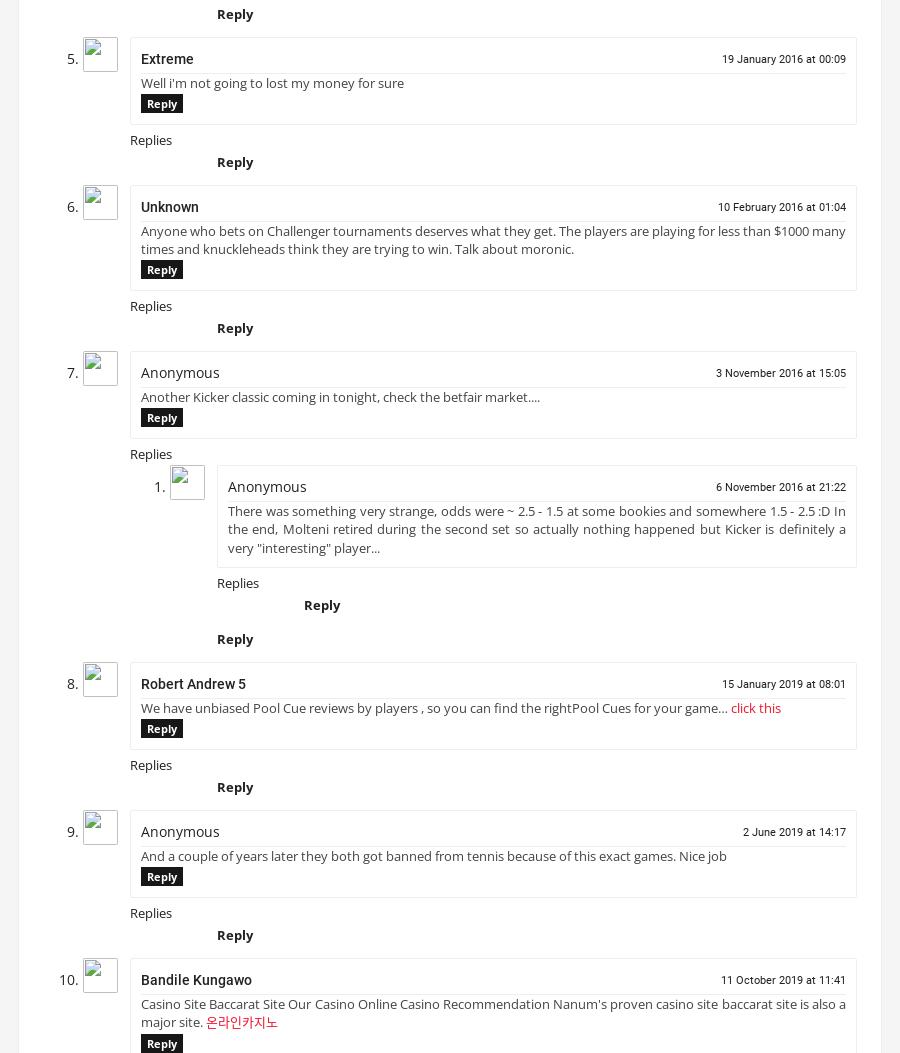 This screenshot has height=1053, width=900. What do you see at coordinates (271, 89) in the screenshot?
I see `'Well i'm not going to lost my money for sure'` at bounding box center [271, 89].